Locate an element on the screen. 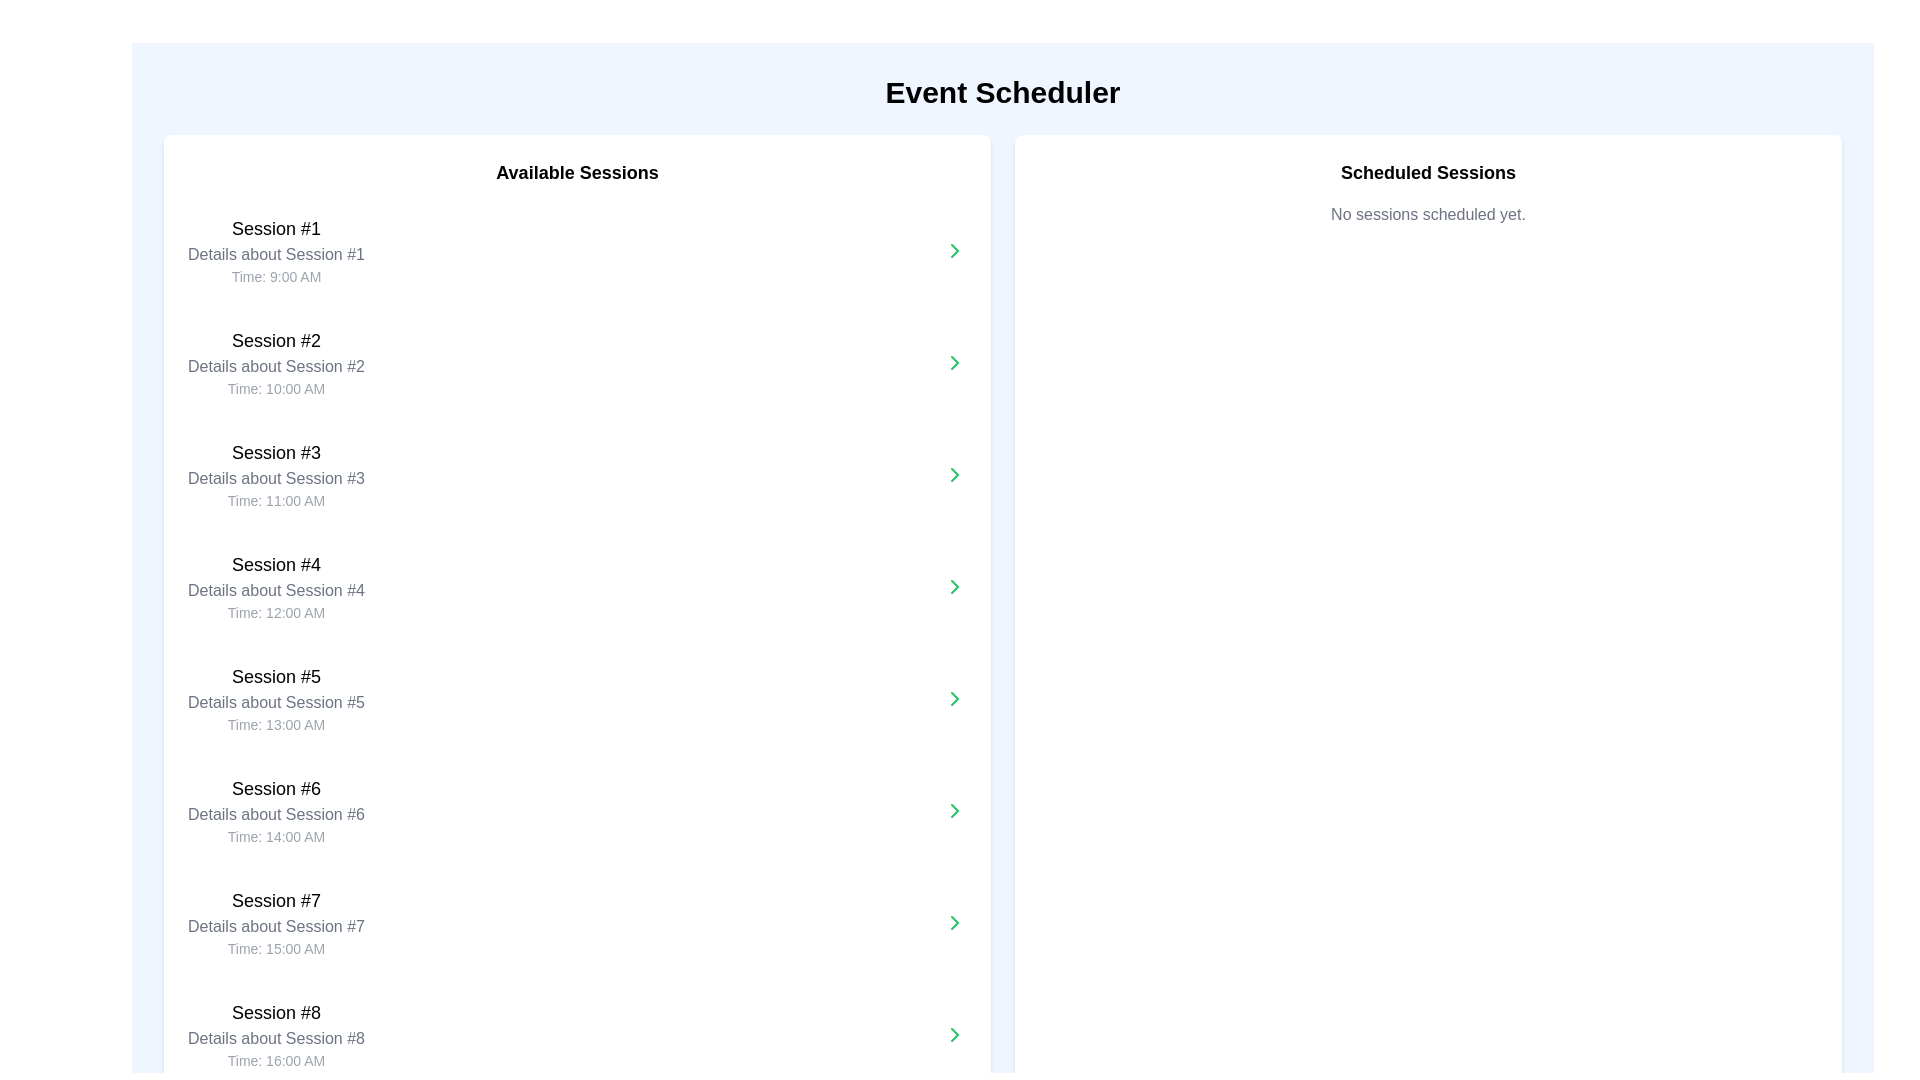 This screenshot has height=1080, width=1920. the green arrow button located on the right side of the 'Available Sessions' section, adjacent to the 'Session #7' entry is located at coordinates (954, 922).